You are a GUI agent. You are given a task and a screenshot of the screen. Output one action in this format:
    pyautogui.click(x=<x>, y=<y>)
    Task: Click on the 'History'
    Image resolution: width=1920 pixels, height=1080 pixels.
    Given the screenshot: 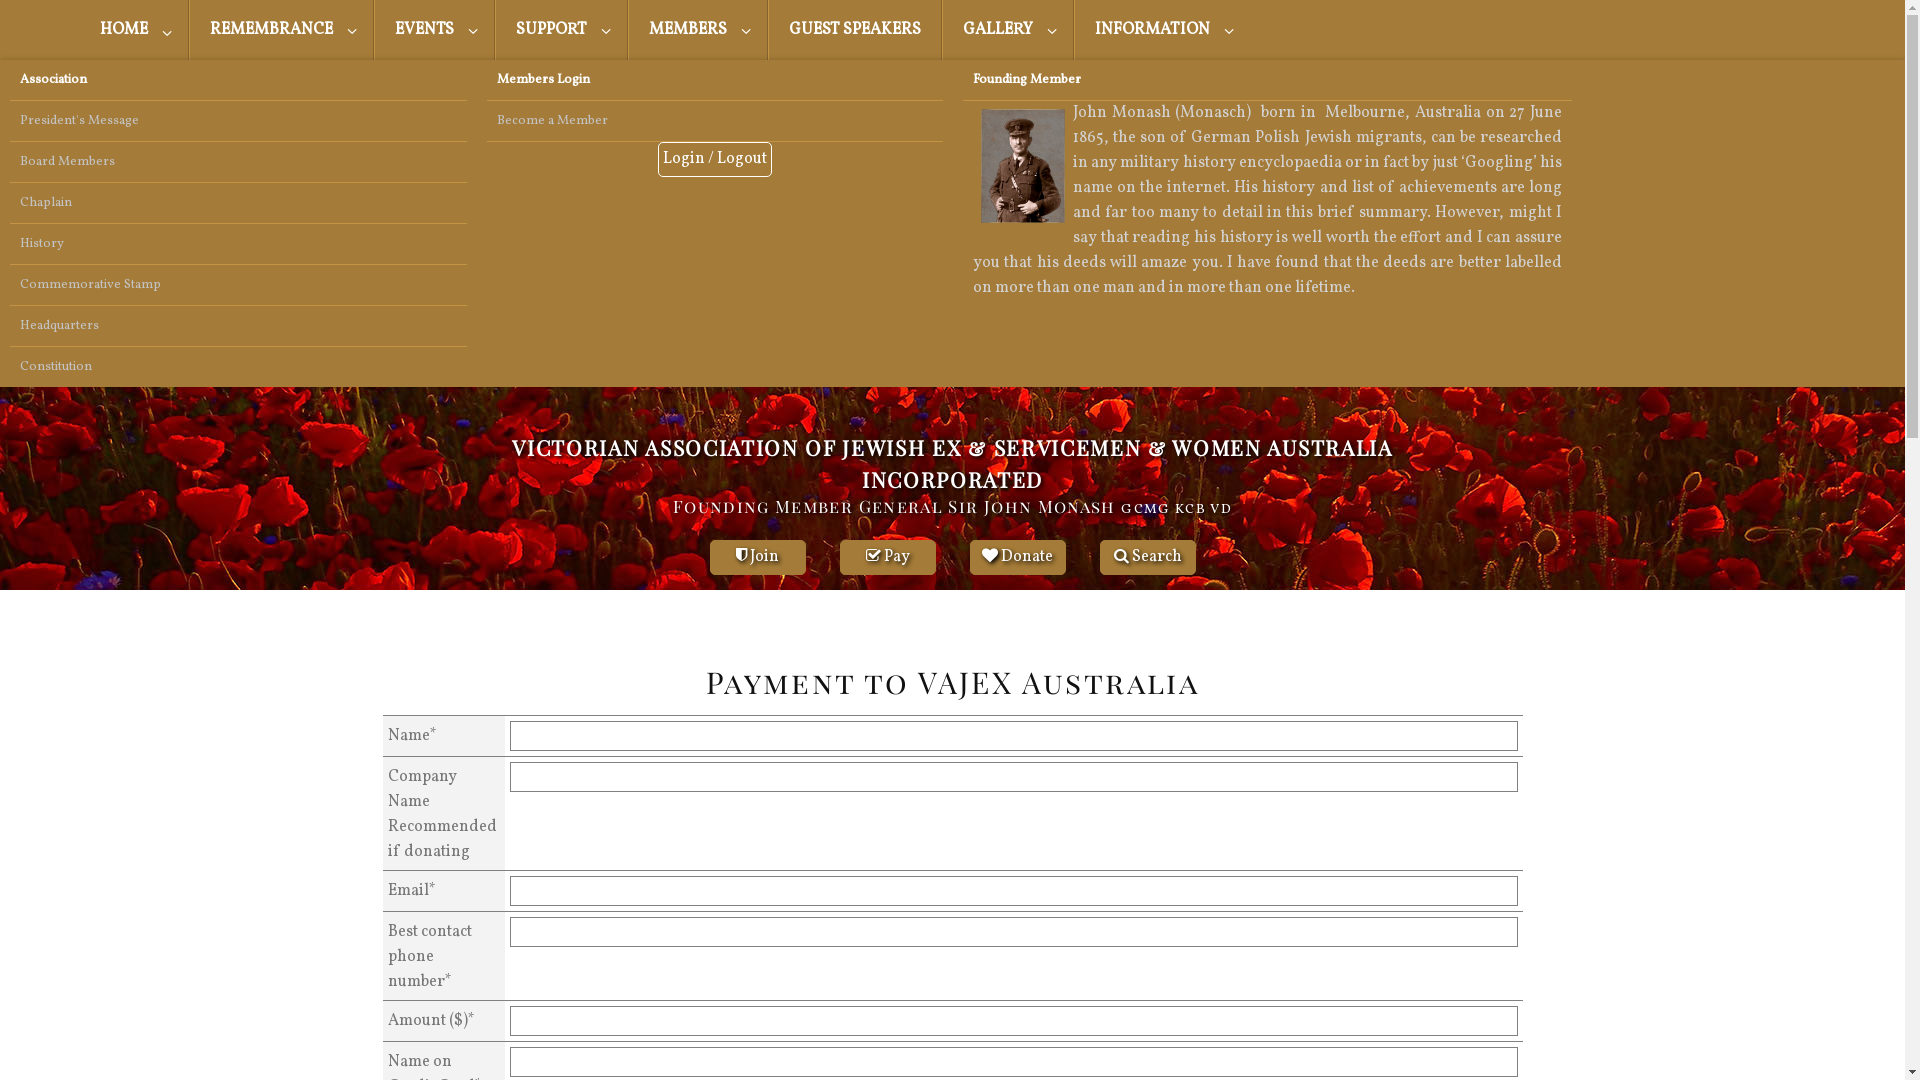 What is the action you would take?
    pyautogui.click(x=238, y=242)
    